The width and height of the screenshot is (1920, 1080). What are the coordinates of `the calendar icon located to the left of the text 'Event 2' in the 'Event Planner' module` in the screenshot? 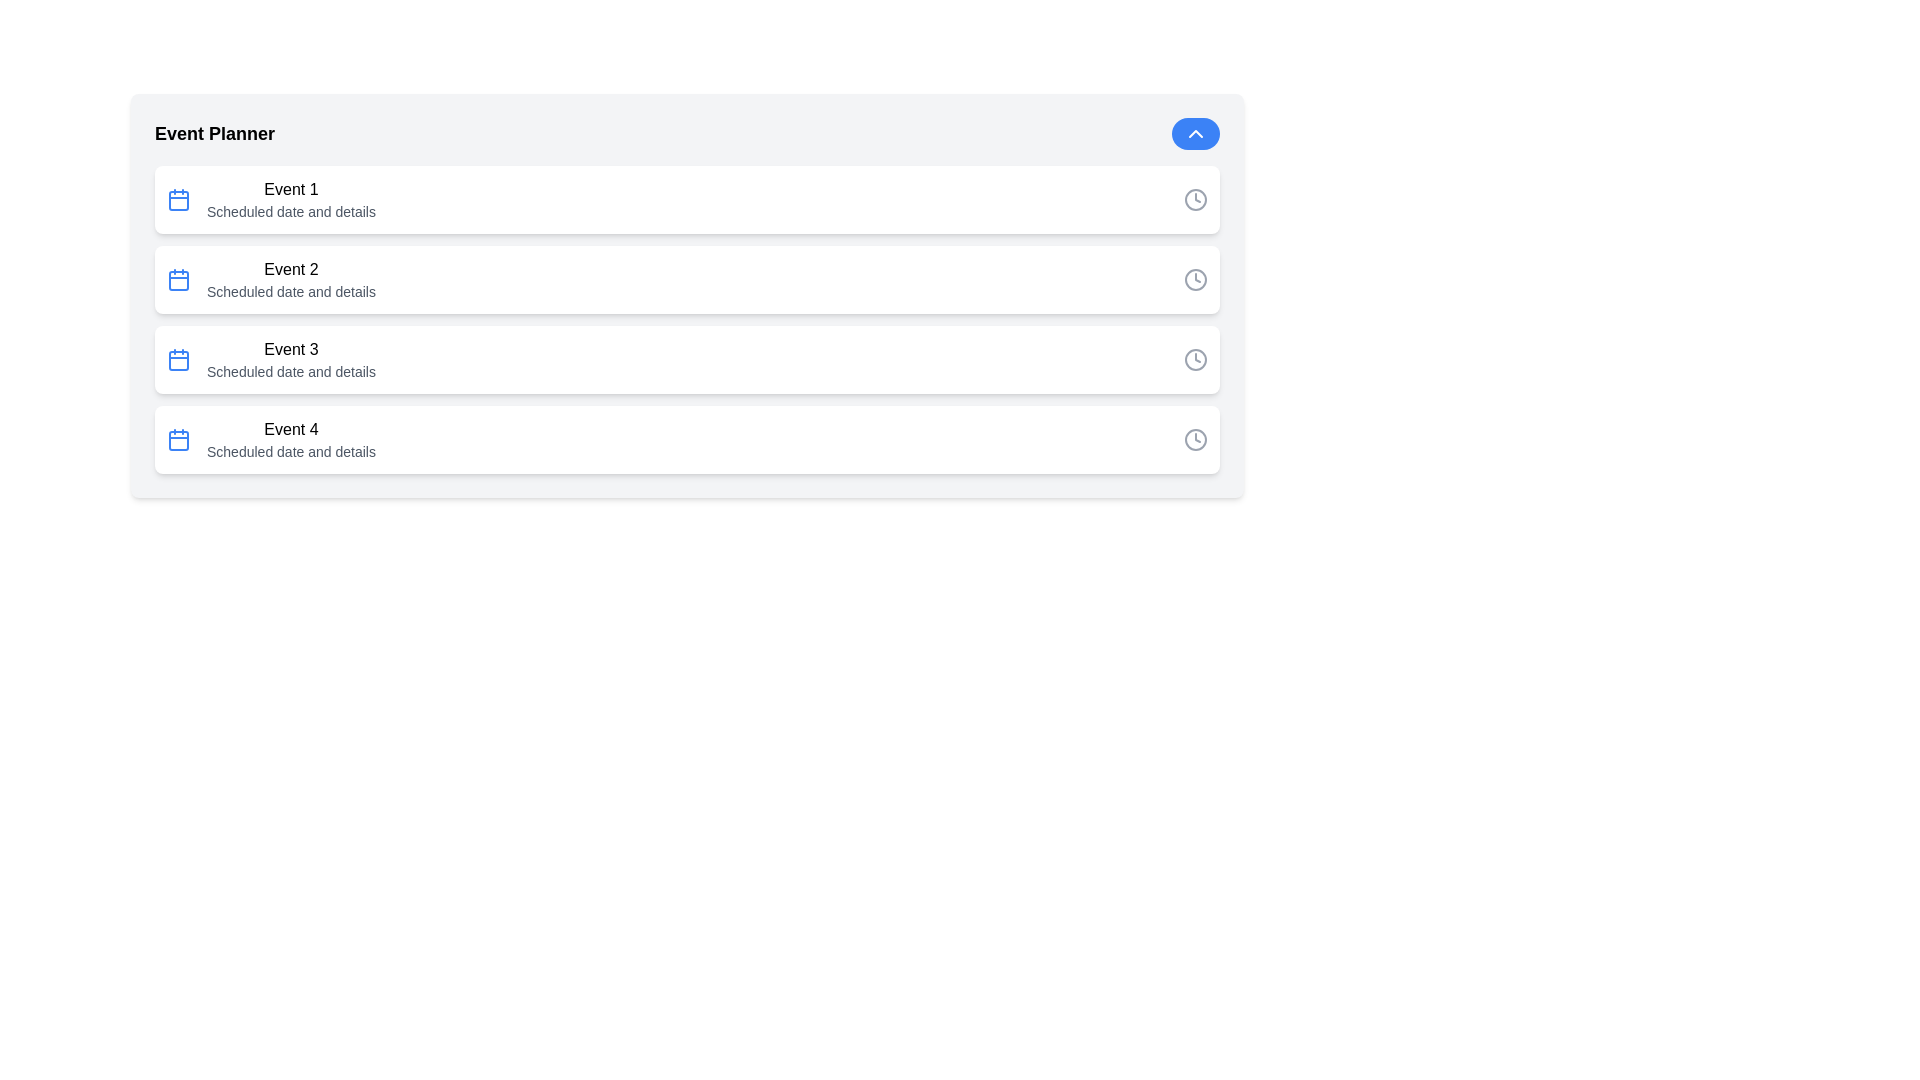 It's located at (178, 280).